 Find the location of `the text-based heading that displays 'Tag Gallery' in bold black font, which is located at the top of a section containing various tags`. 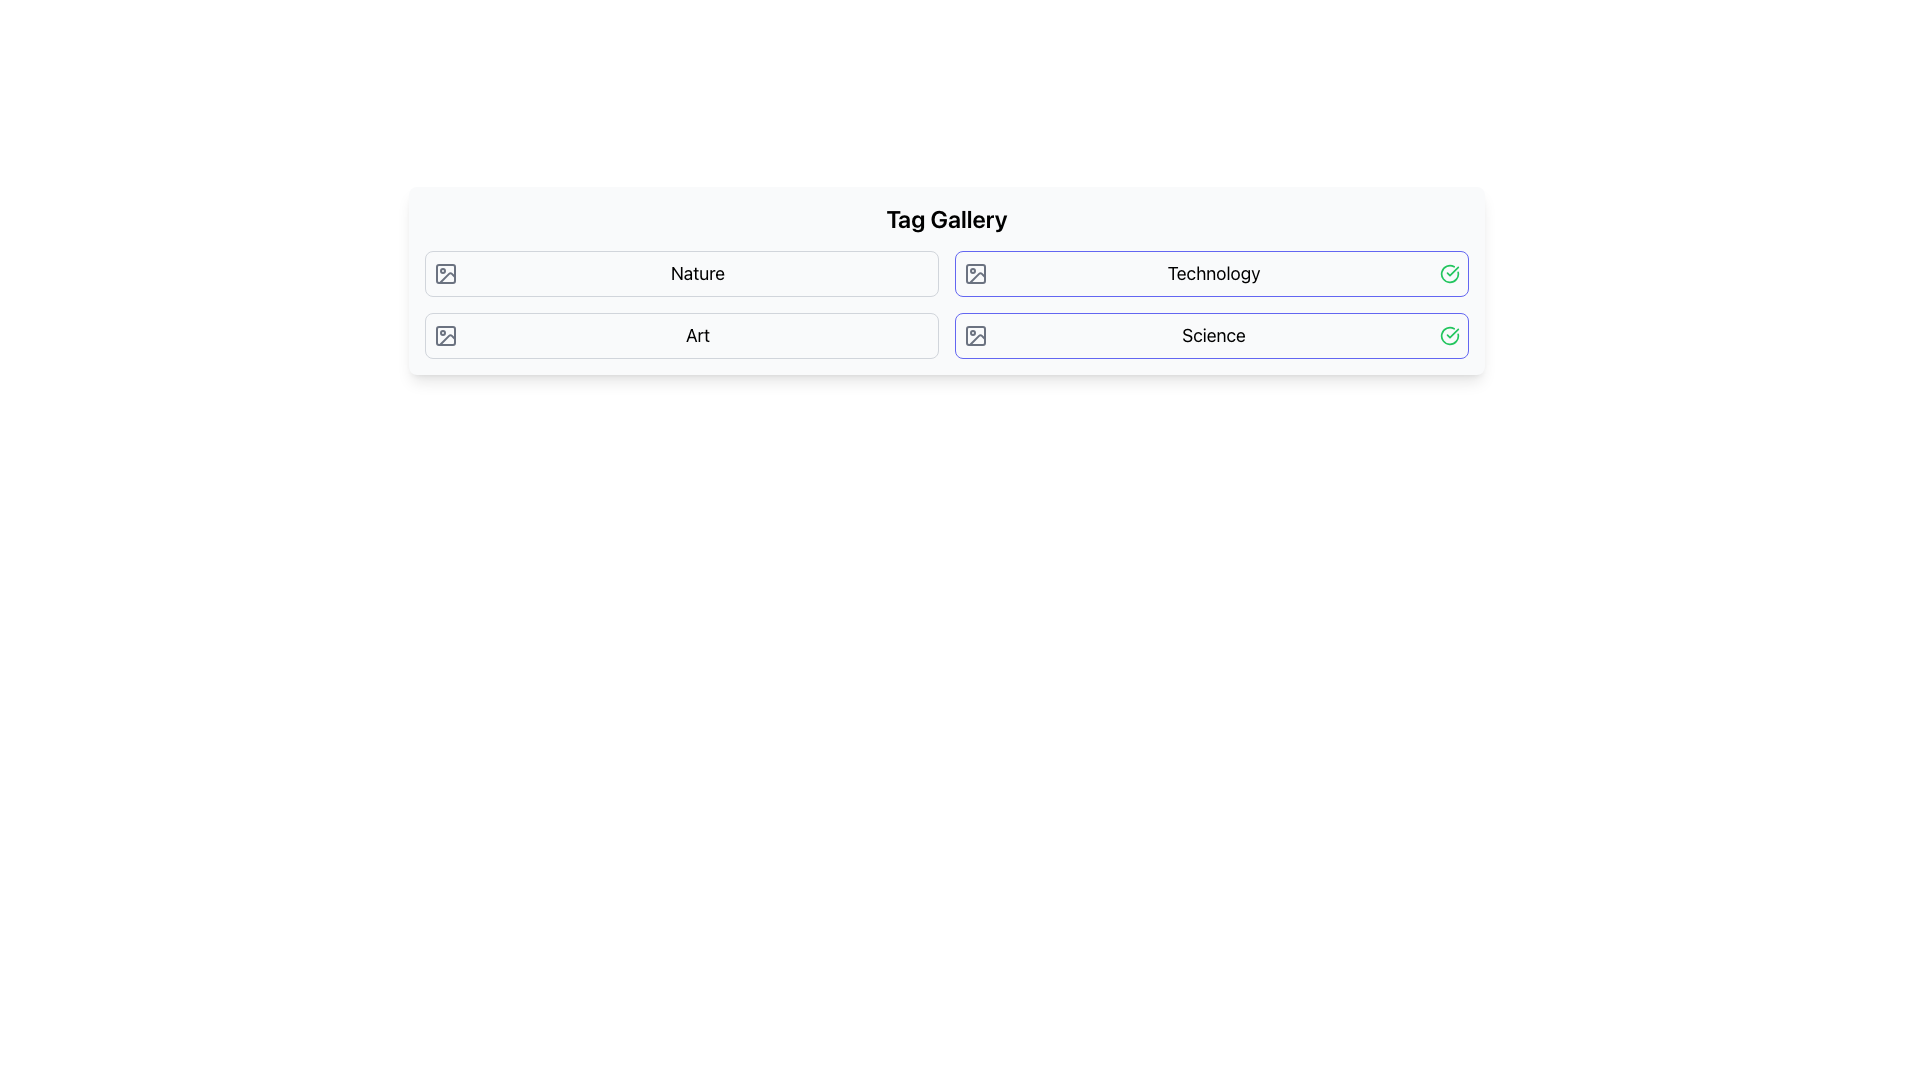

the text-based heading that displays 'Tag Gallery' in bold black font, which is located at the top of a section containing various tags is located at coordinates (945, 219).